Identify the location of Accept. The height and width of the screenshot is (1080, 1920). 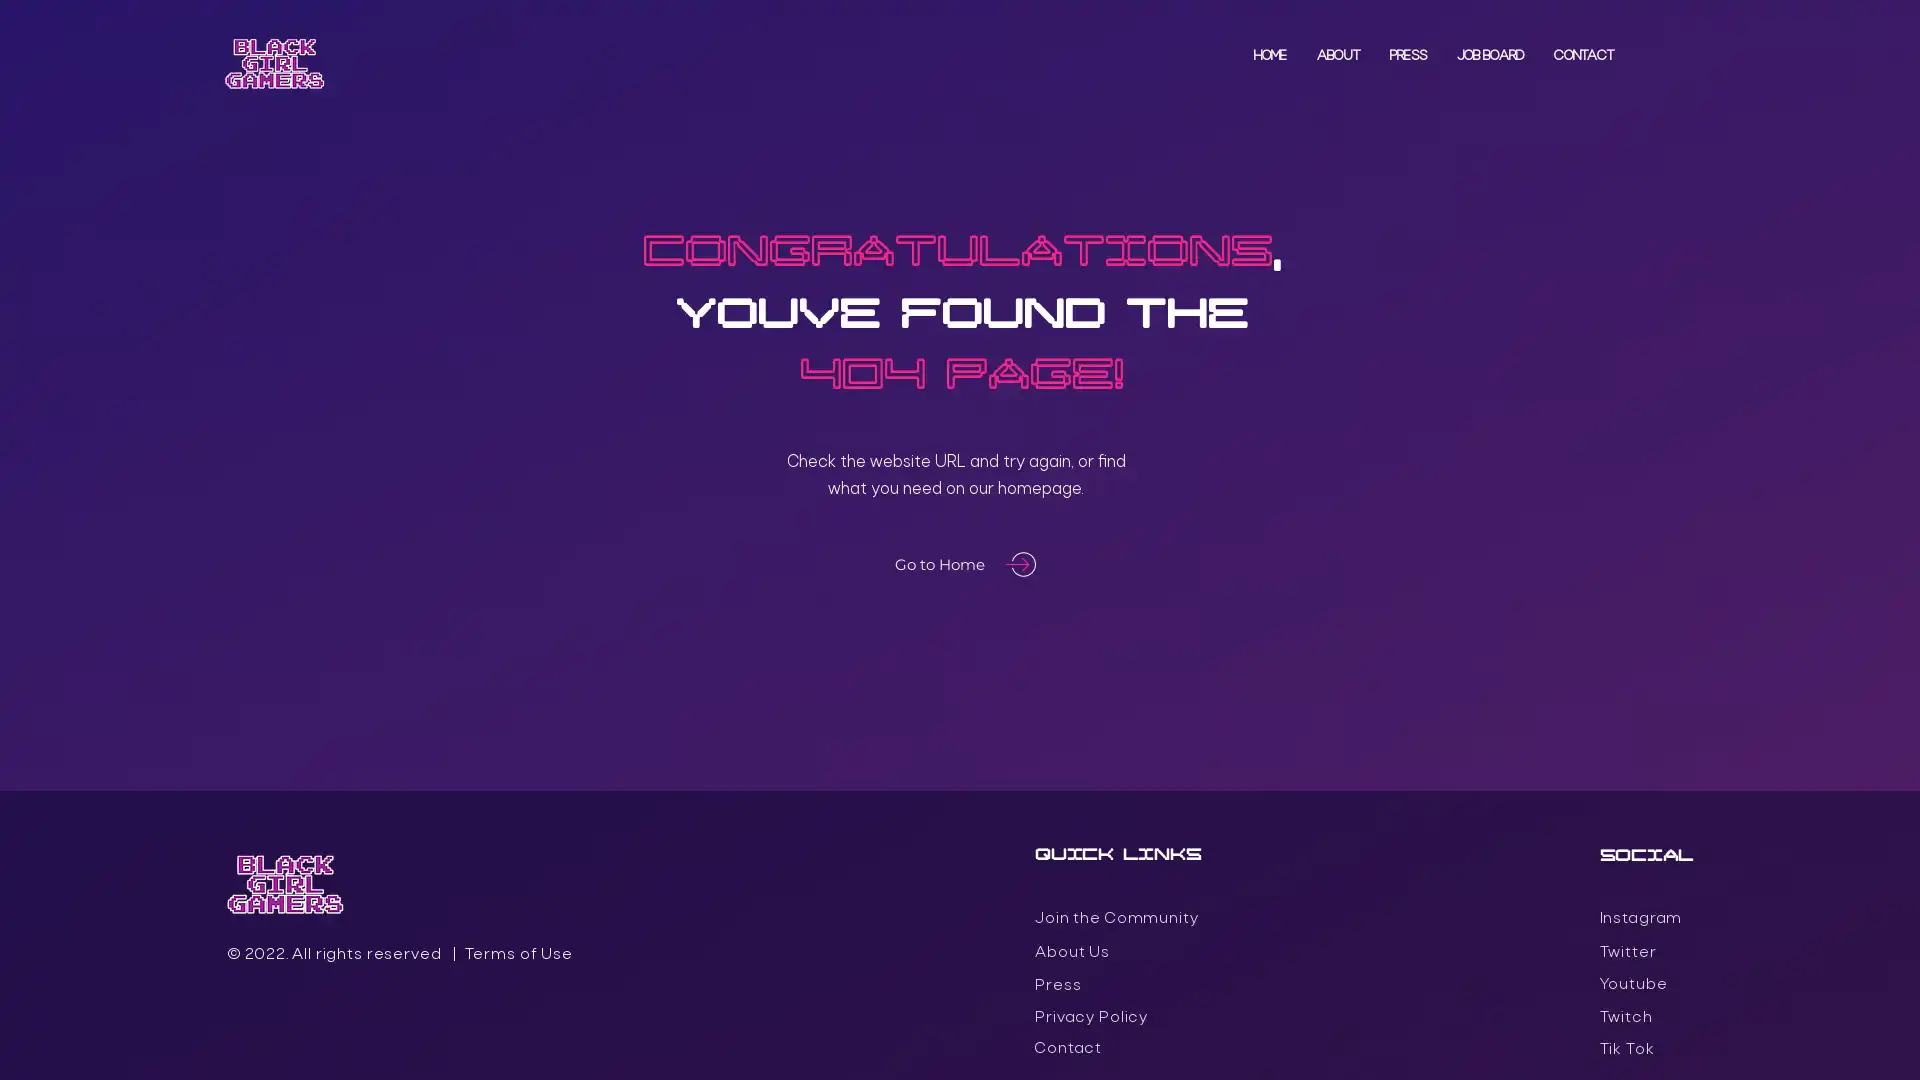
(1834, 1047).